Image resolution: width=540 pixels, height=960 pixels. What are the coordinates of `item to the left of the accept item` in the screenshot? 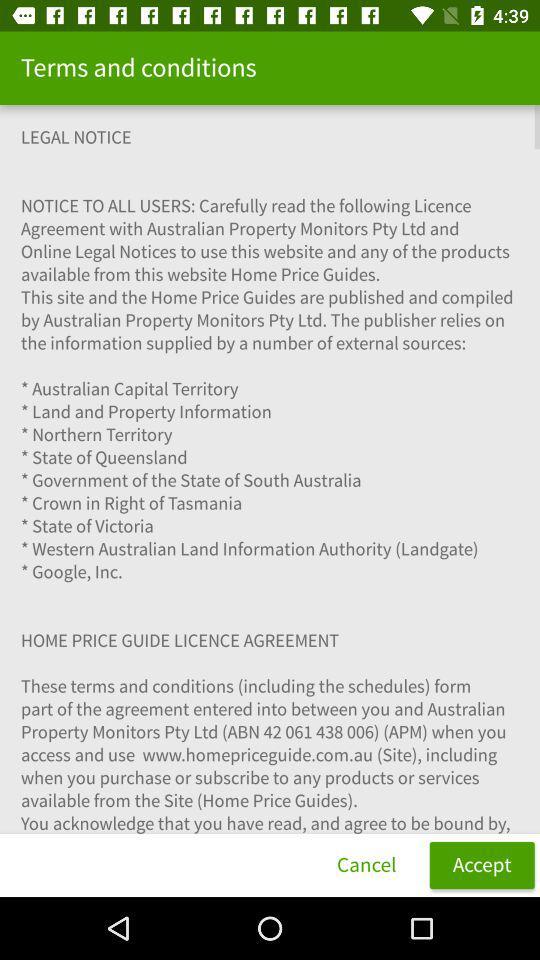 It's located at (365, 864).